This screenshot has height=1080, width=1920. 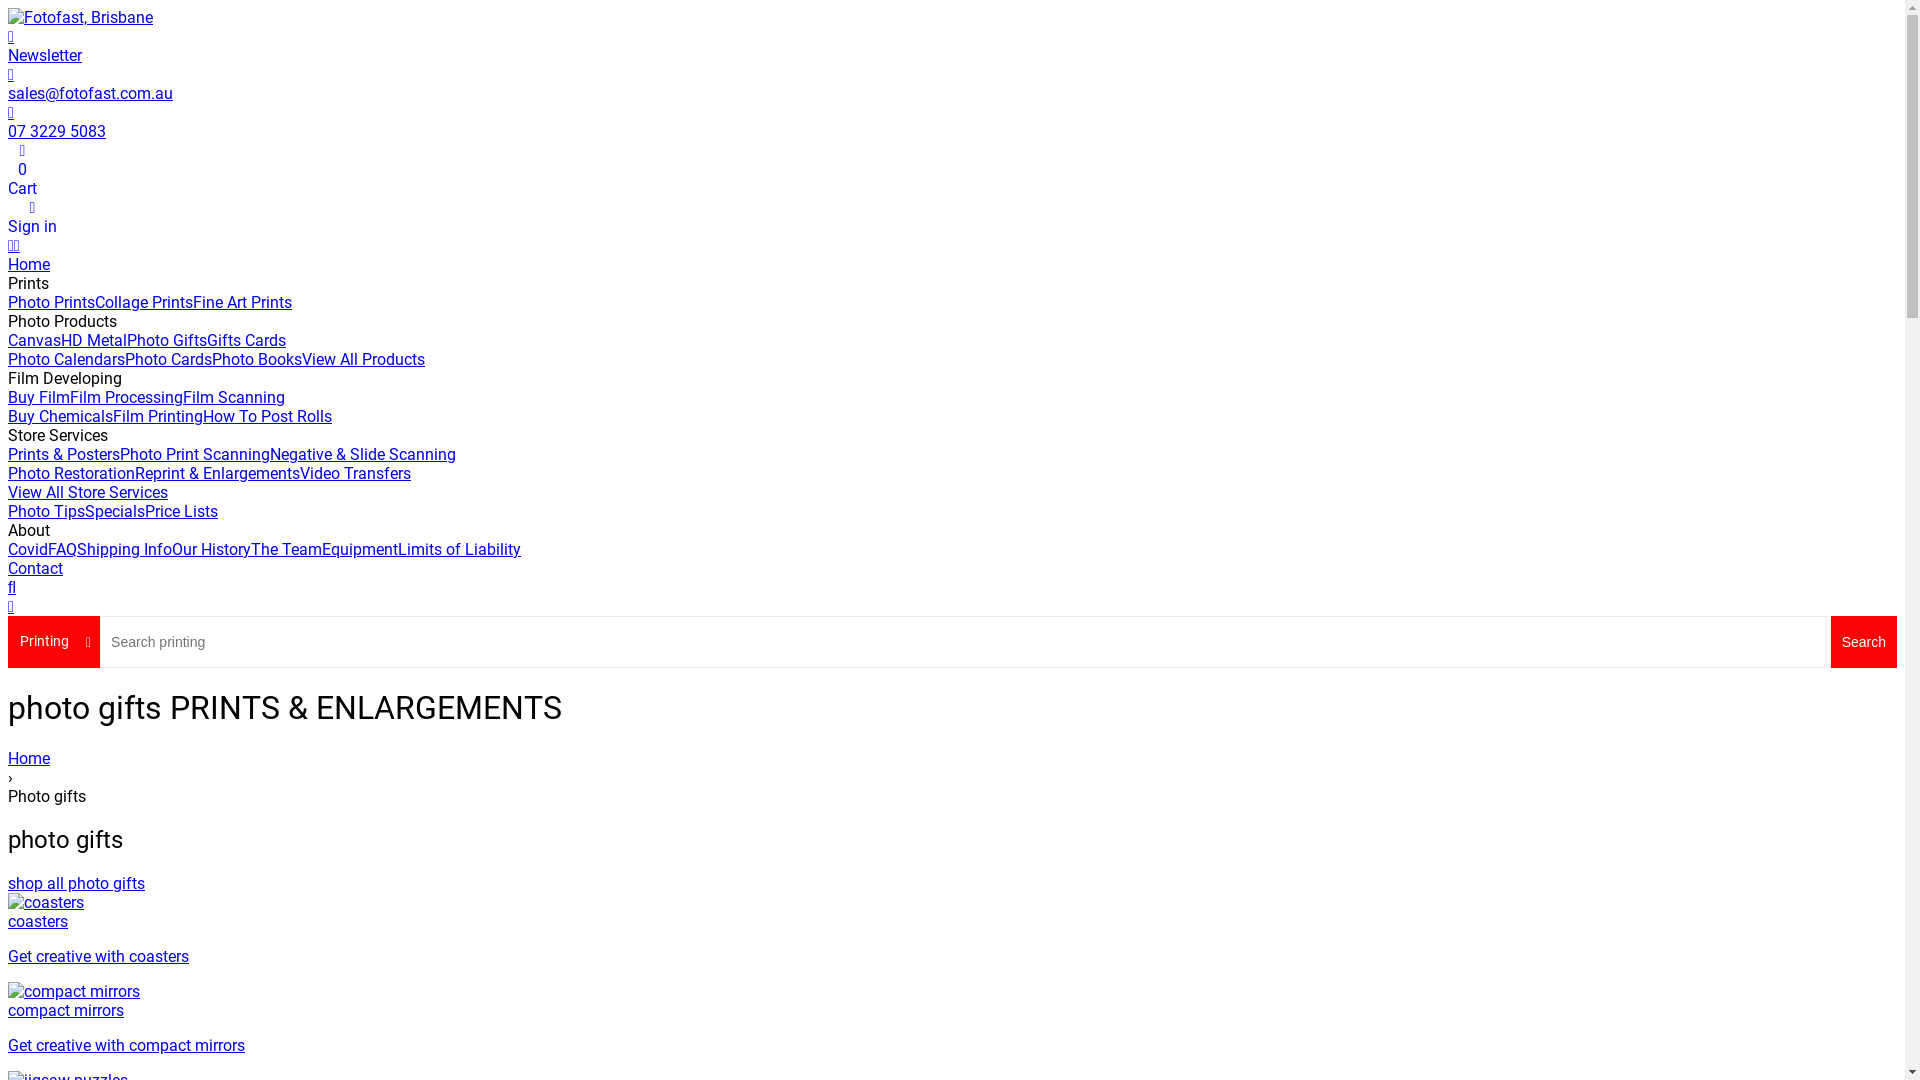 What do you see at coordinates (266, 415) in the screenshot?
I see `'How To Post Rolls'` at bounding box center [266, 415].